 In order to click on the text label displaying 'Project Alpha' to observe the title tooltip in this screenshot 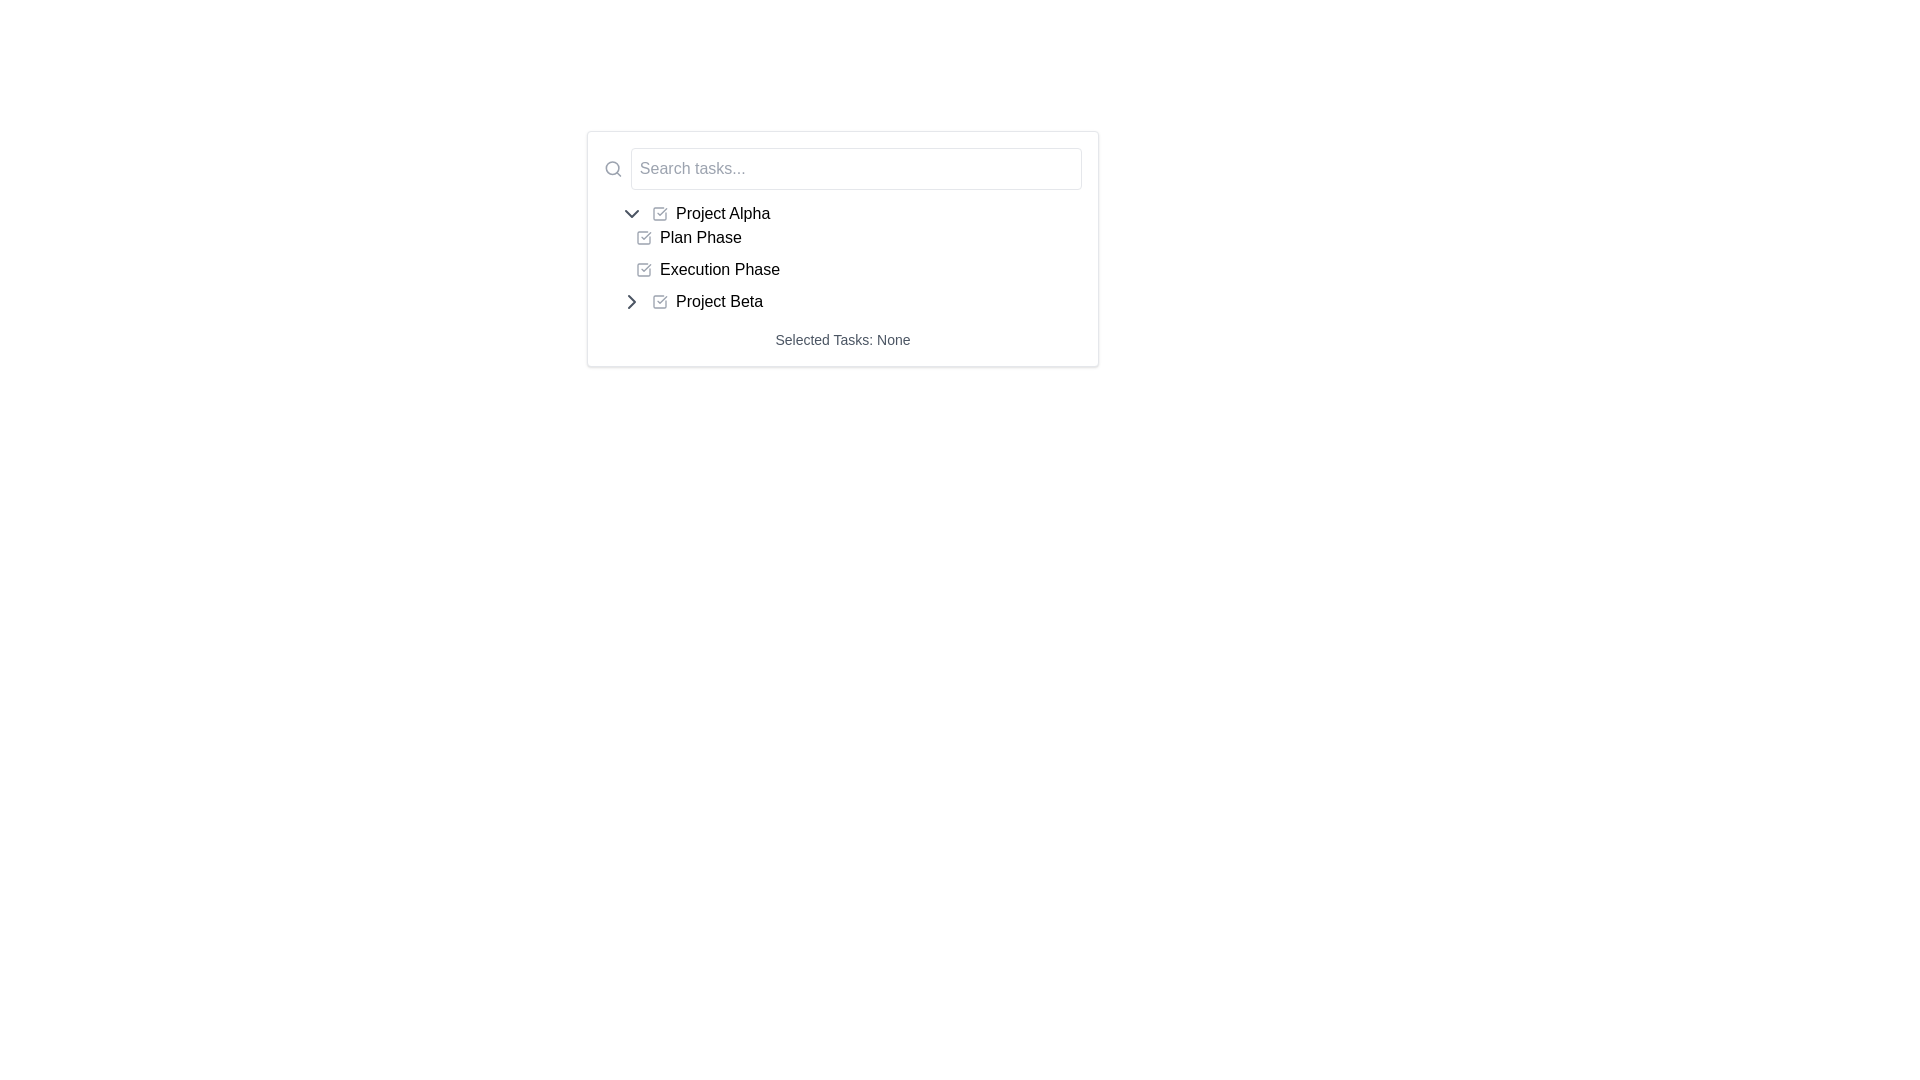, I will do `click(722, 213)`.